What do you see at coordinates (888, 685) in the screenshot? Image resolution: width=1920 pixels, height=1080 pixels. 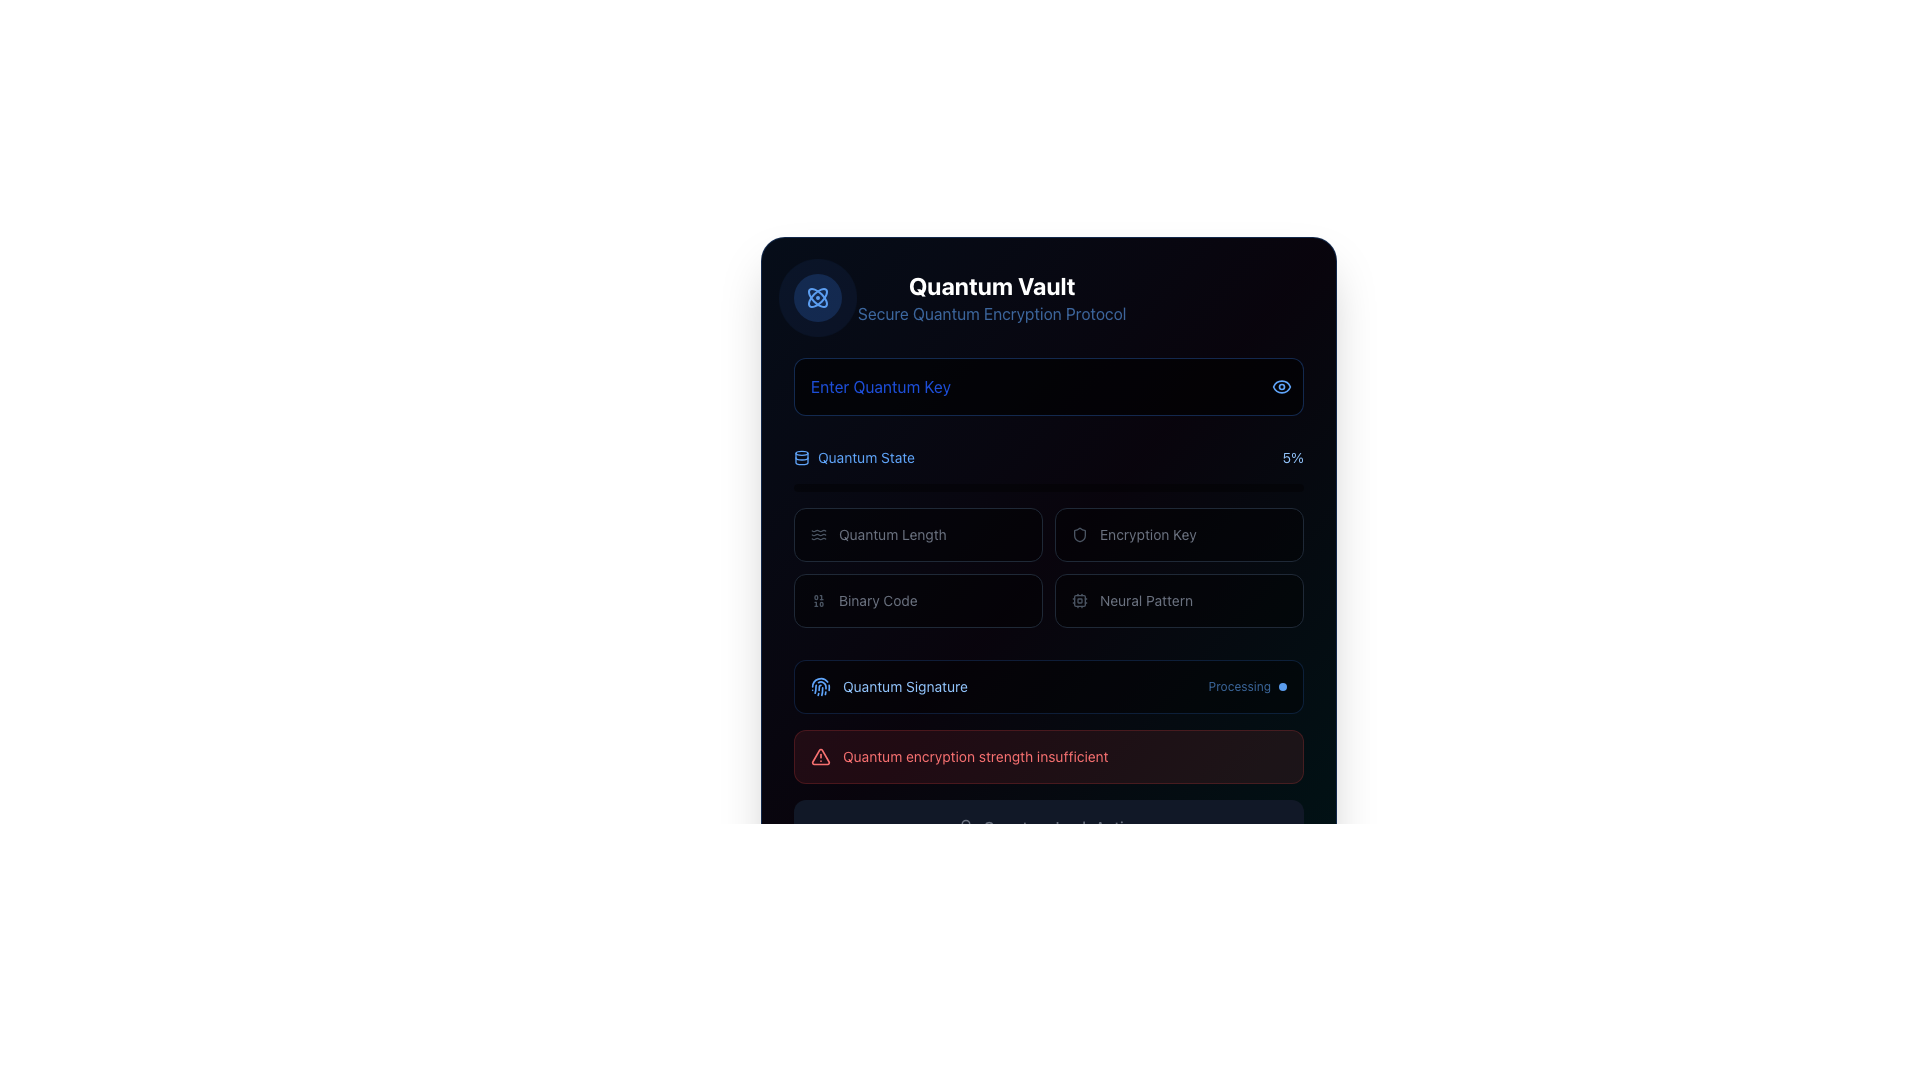 I see `the Text label indicating 'Quantum Signature'` at bounding box center [888, 685].